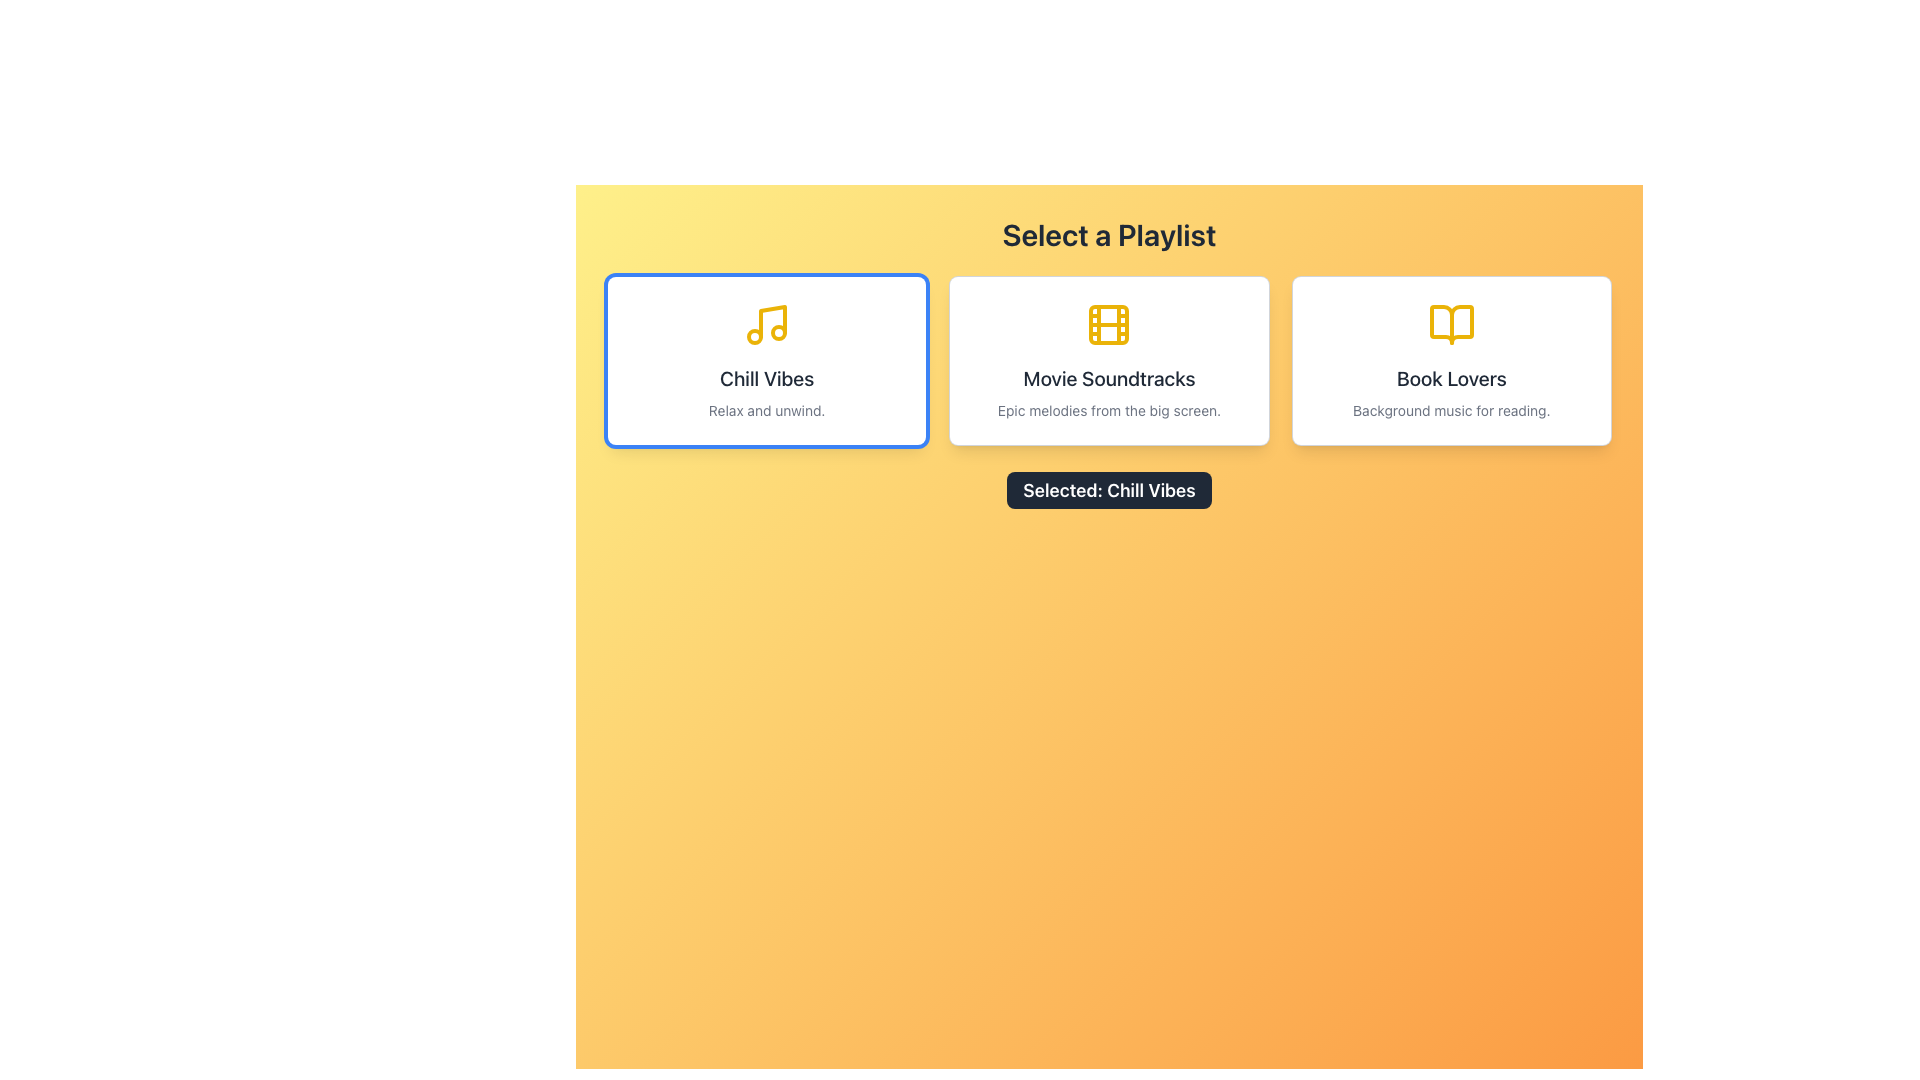 This screenshot has width=1920, height=1080. I want to click on the text label 'Movie Soundtracks', which is styled in a medium-sized bold font and dark gray color, located in the second card of a horizontal row of three cards, positioned beneath a movie film icon, so click(1108, 378).